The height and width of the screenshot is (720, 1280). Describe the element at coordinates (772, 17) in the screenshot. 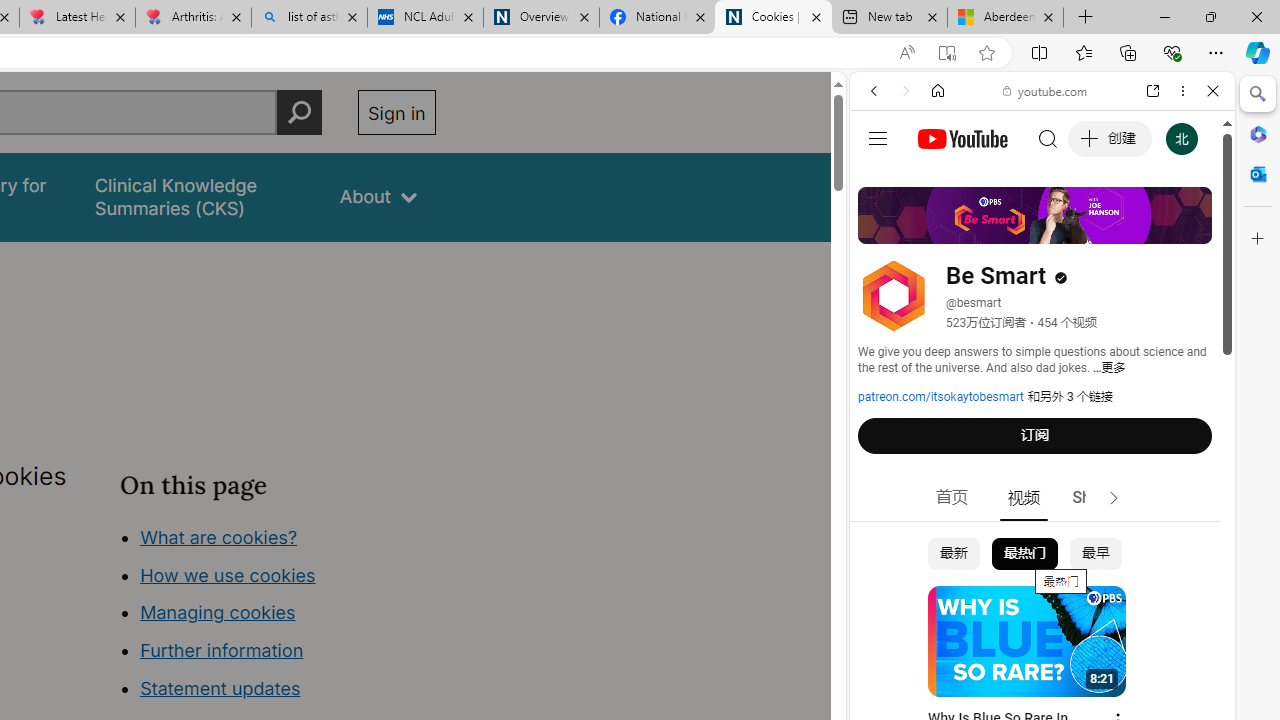

I see `'Cookies | About | NICE'` at that location.